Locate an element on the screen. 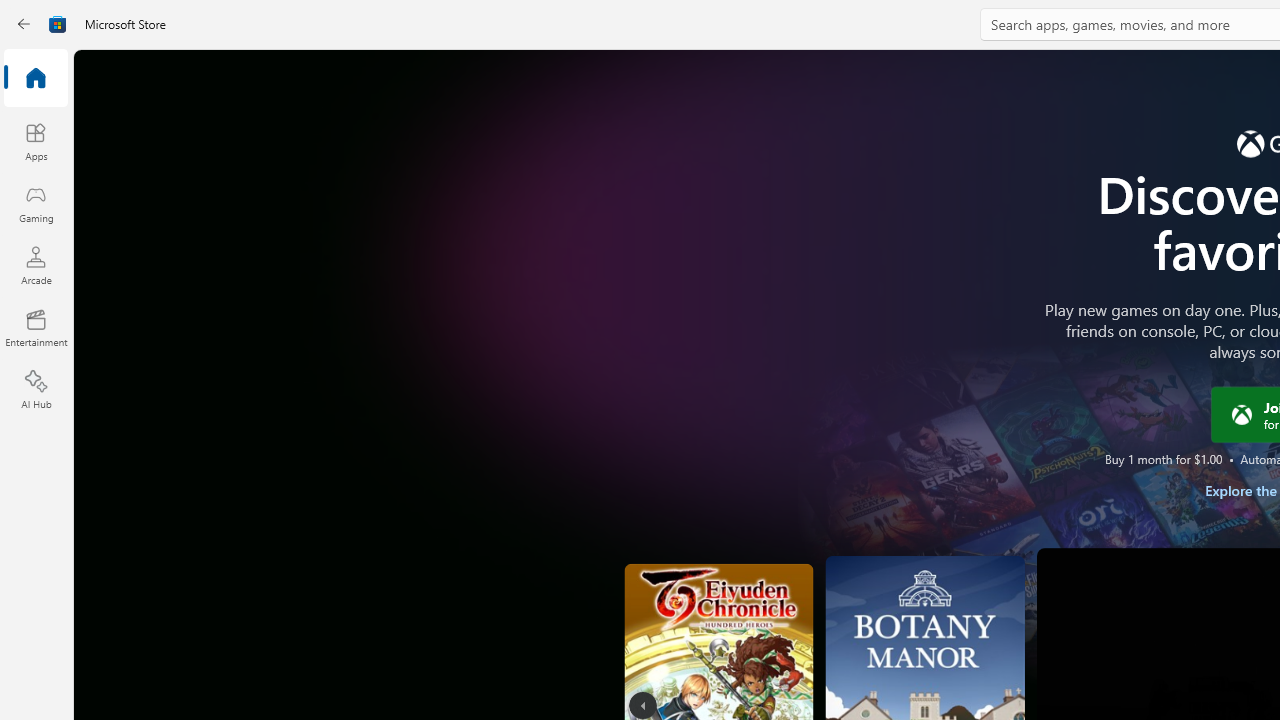  'Back' is located at coordinates (24, 24).